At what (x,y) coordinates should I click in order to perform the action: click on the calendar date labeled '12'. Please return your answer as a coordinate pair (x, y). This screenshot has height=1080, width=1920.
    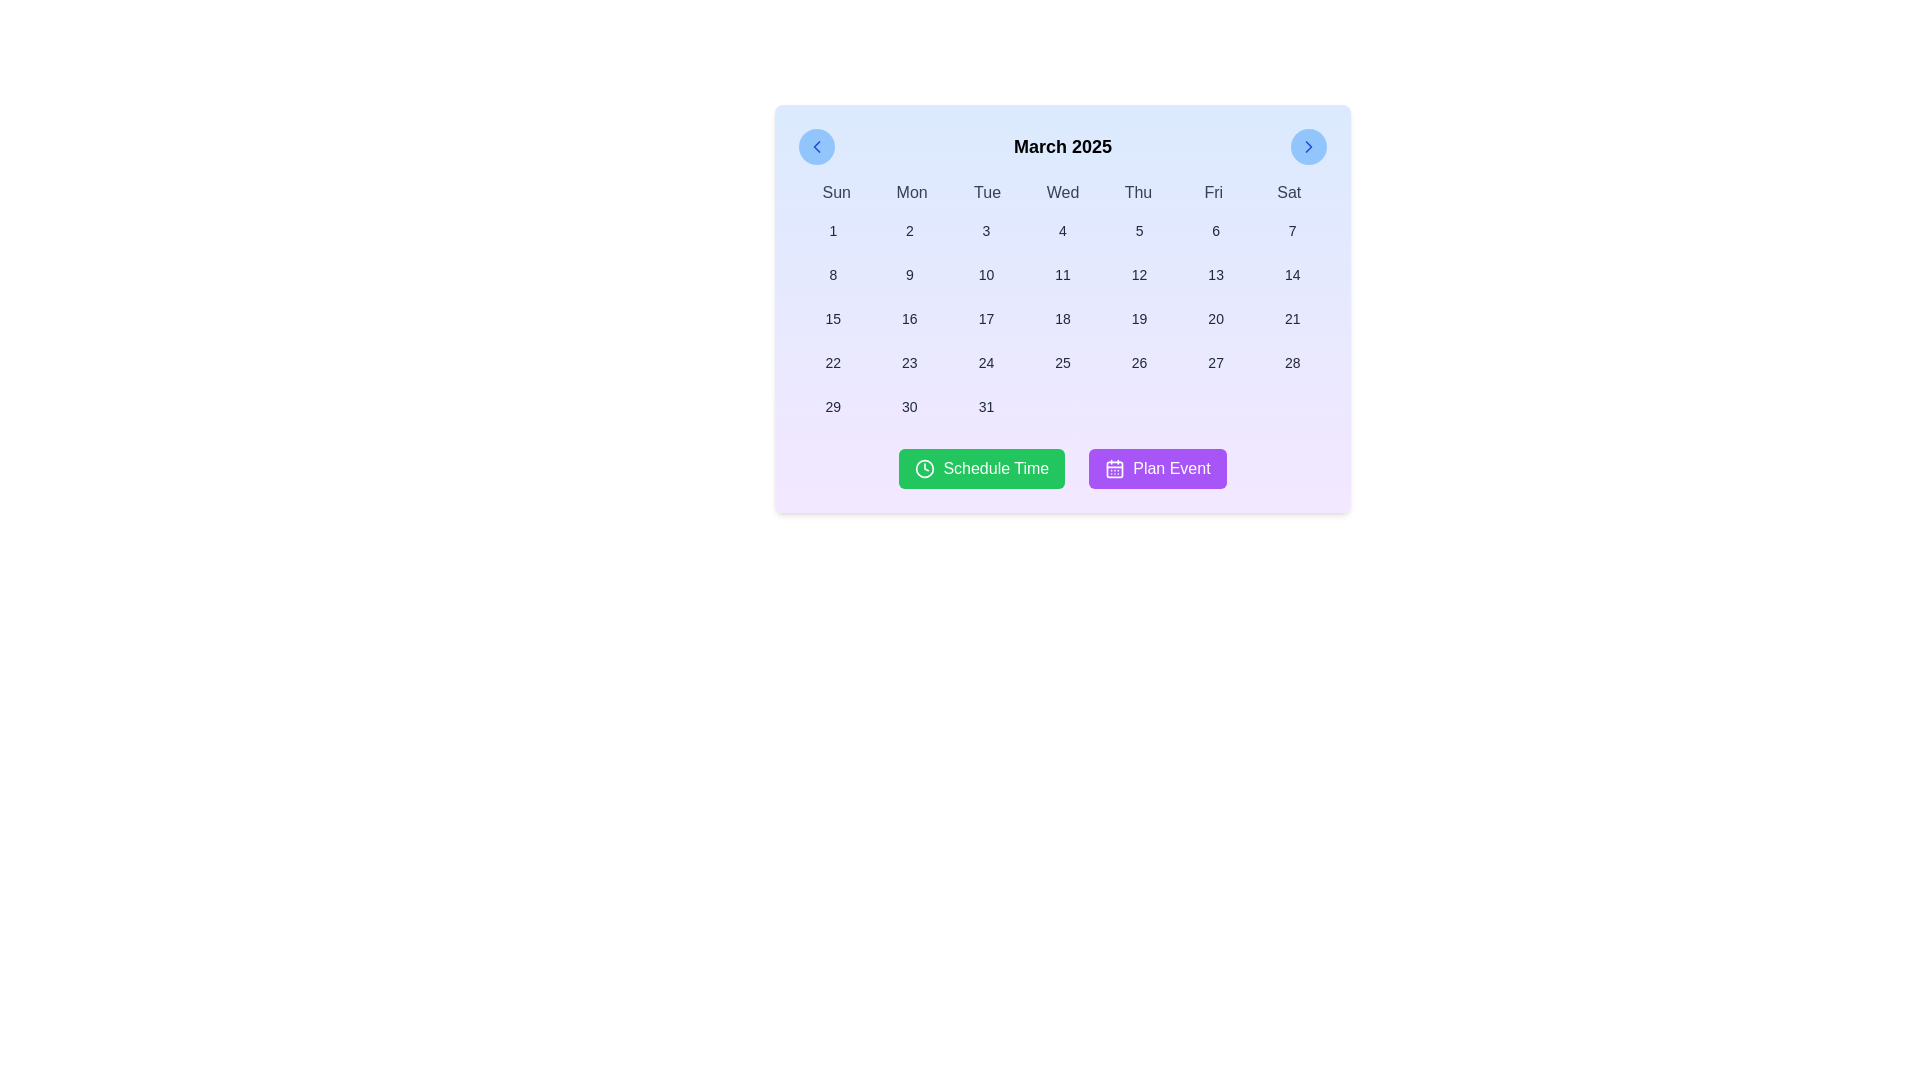
    Looking at the image, I should click on (1139, 274).